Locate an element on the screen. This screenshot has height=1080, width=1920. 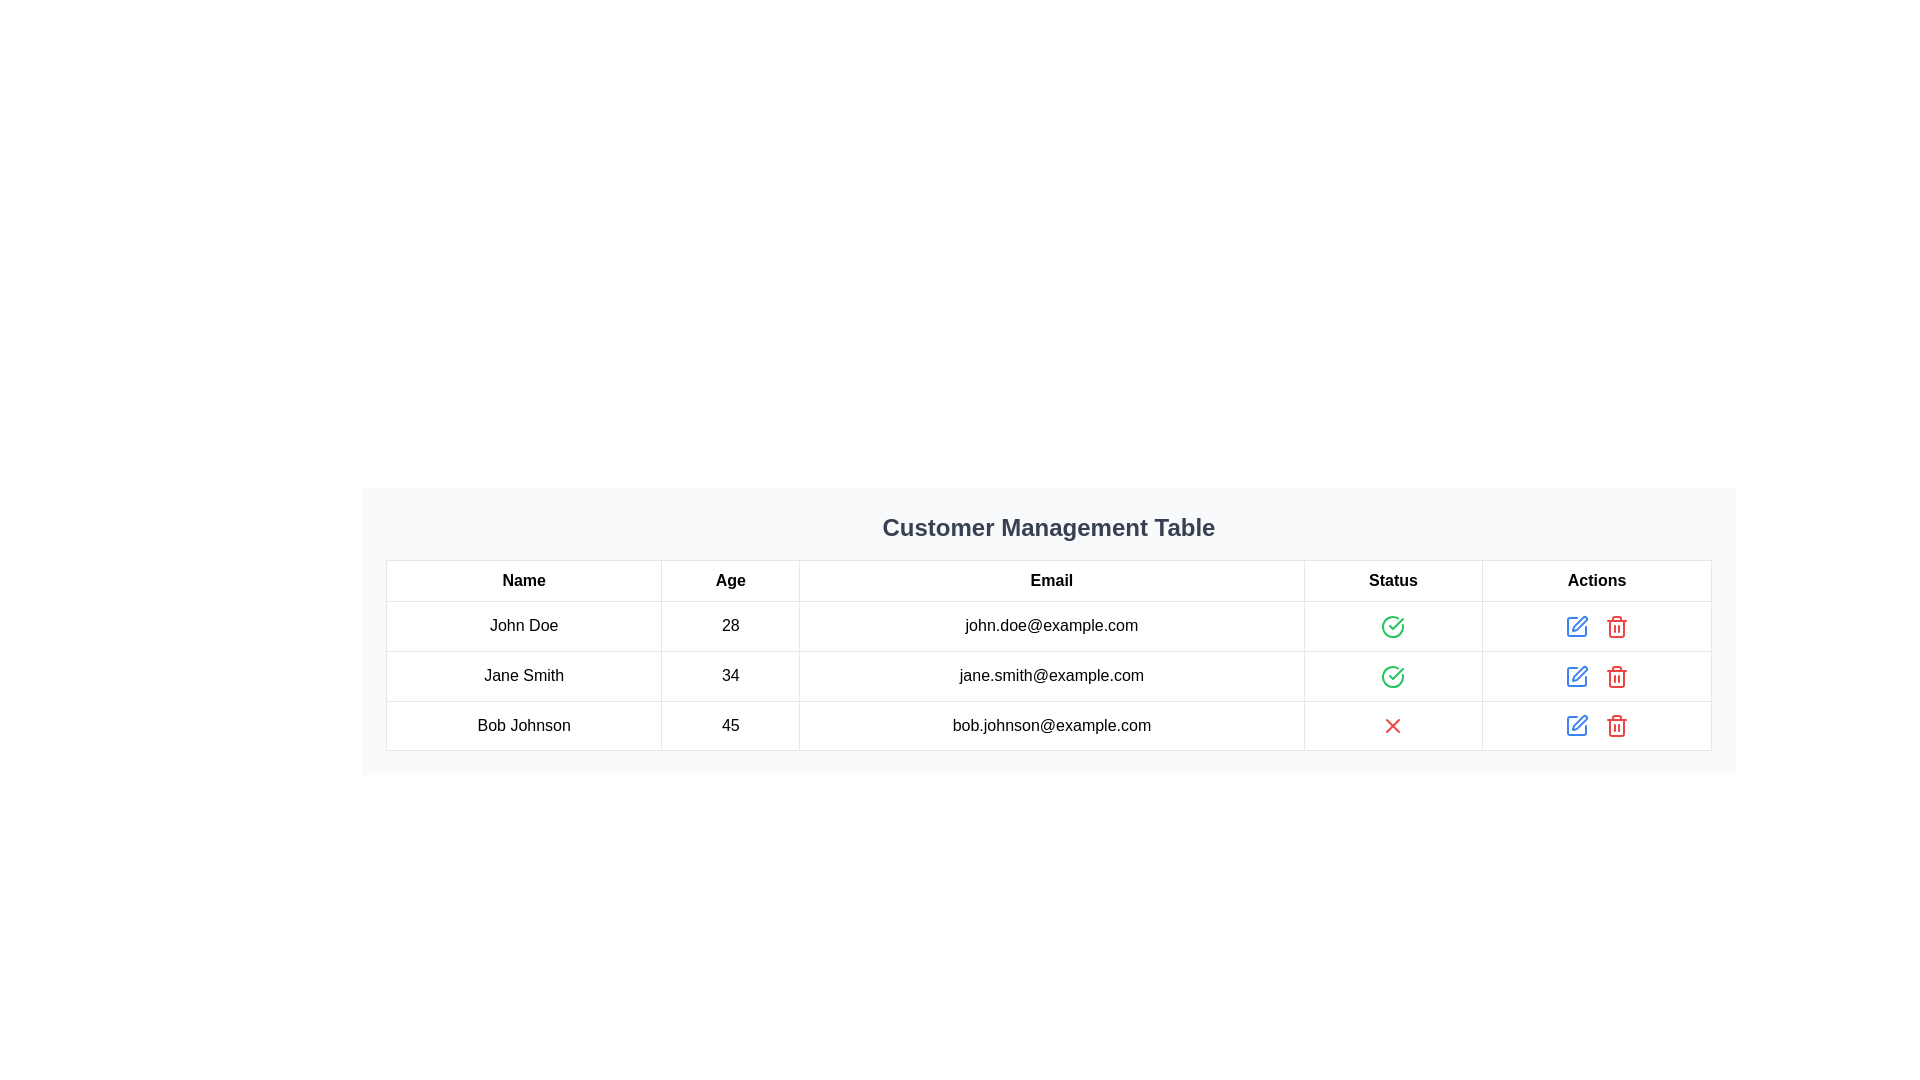
the edit icon button located in the 'Actions' column of the last row in the table is located at coordinates (1576, 725).